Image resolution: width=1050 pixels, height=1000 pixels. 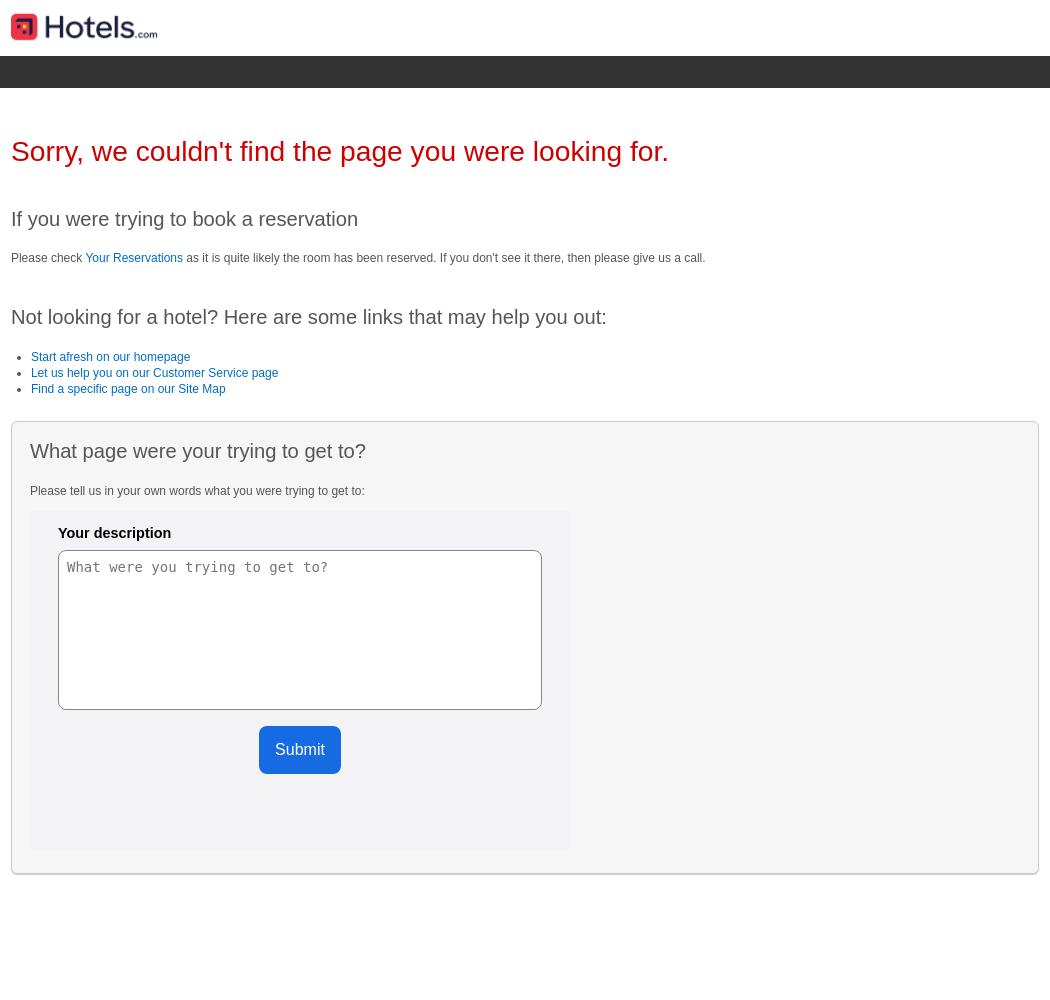 What do you see at coordinates (9, 316) in the screenshot?
I see `'Not looking for a hotel? Here are some links that may help you out:'` at bounding box center [9, 316].